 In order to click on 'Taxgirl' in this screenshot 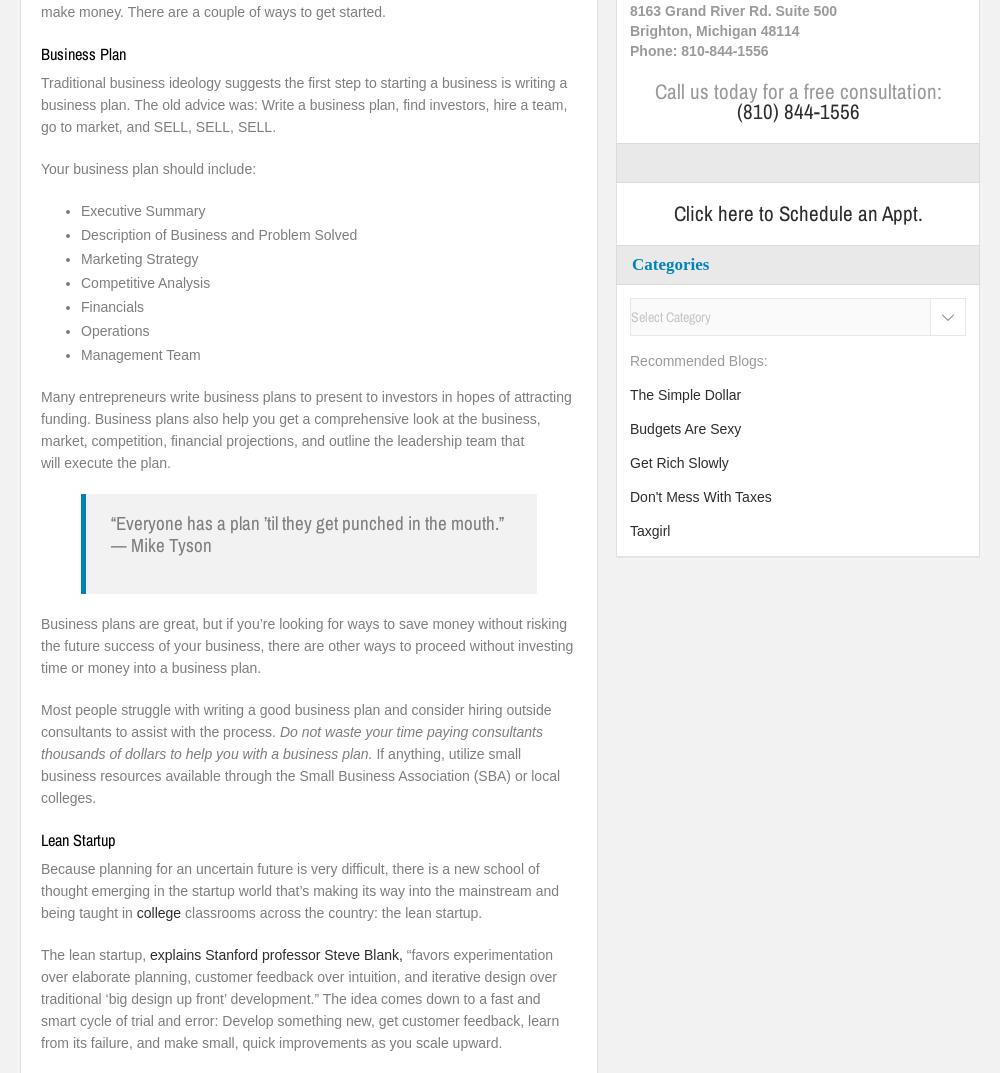, I will do `click(650, 530)`.